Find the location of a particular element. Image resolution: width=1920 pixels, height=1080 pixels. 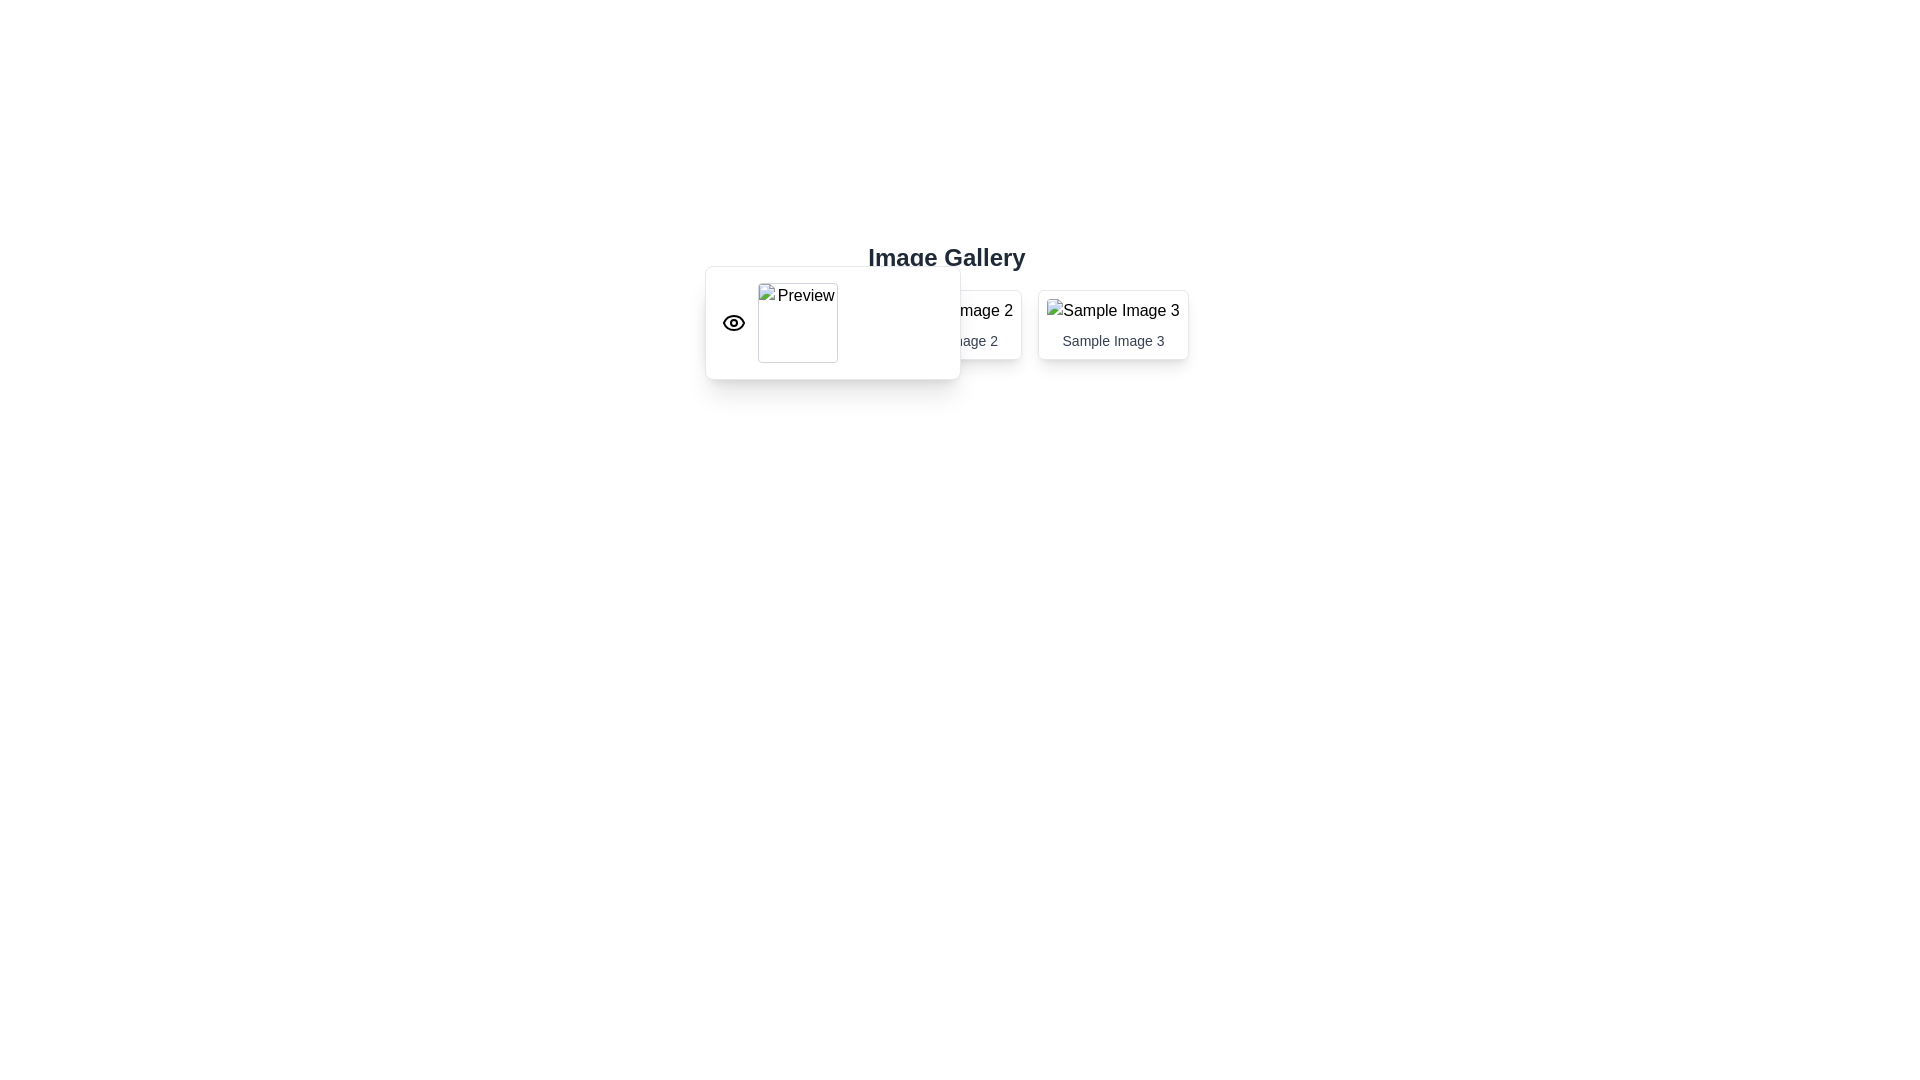

the image with the green placeholder background and alt text 'Sample Image 3' is located at coordinates (1112, 311).